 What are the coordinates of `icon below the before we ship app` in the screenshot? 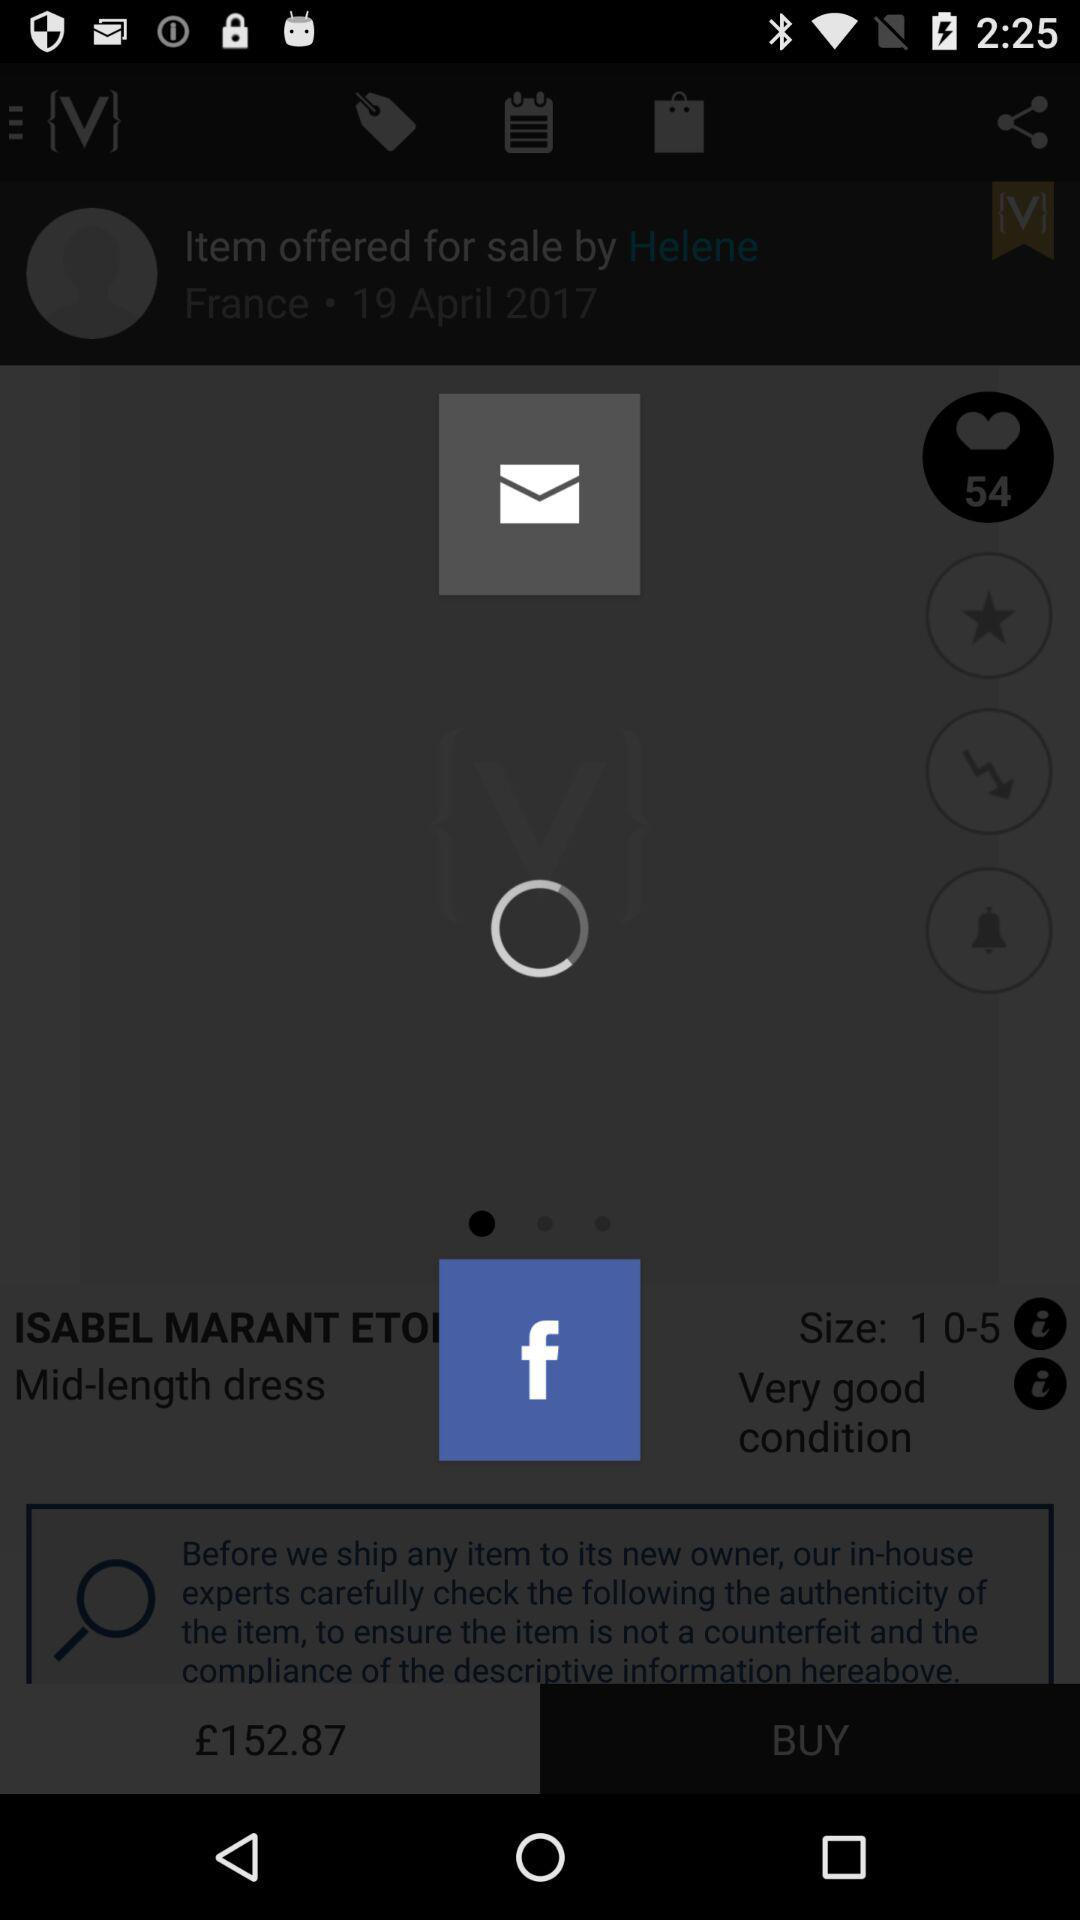 It's located at (810, 1737).